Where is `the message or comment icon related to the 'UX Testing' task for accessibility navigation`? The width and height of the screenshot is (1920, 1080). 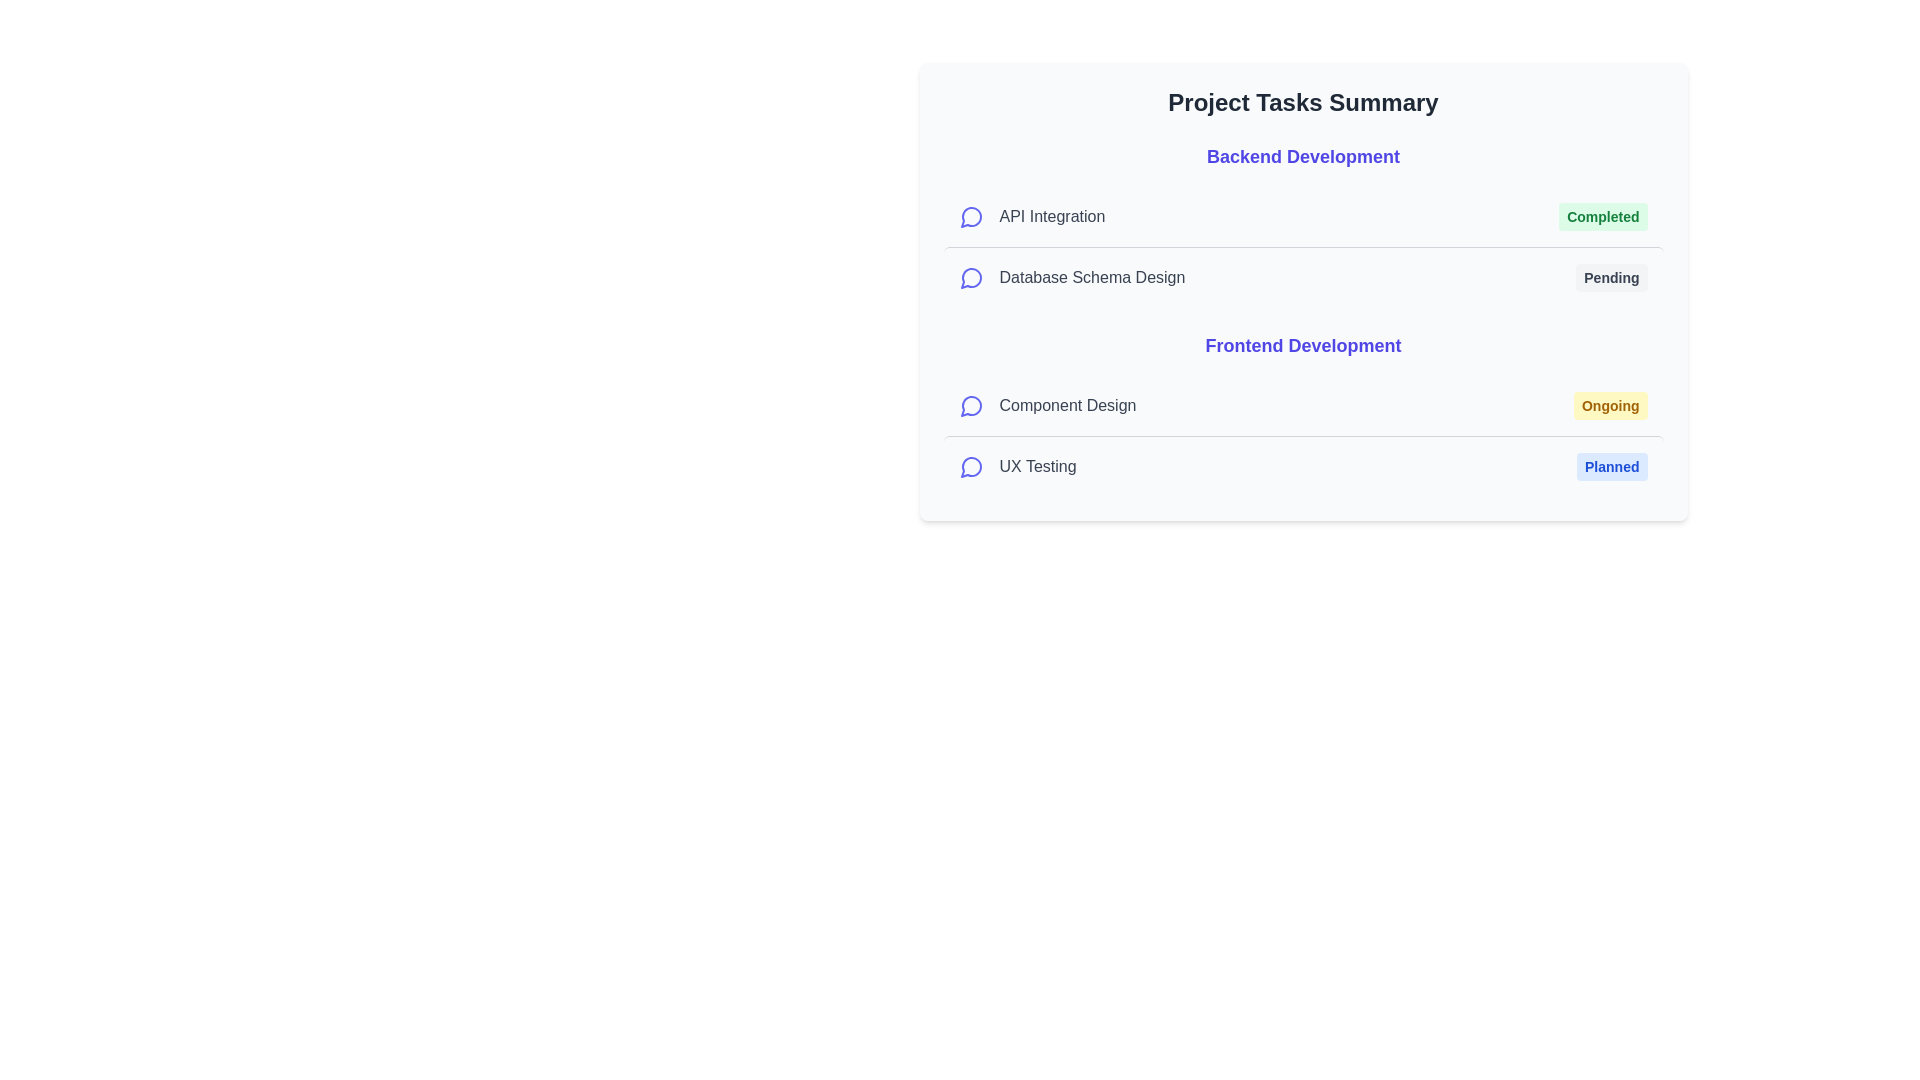 the message or comment icon related to the 'UX Testing' task for accessibility navigation is located at coordinates (971, 466).